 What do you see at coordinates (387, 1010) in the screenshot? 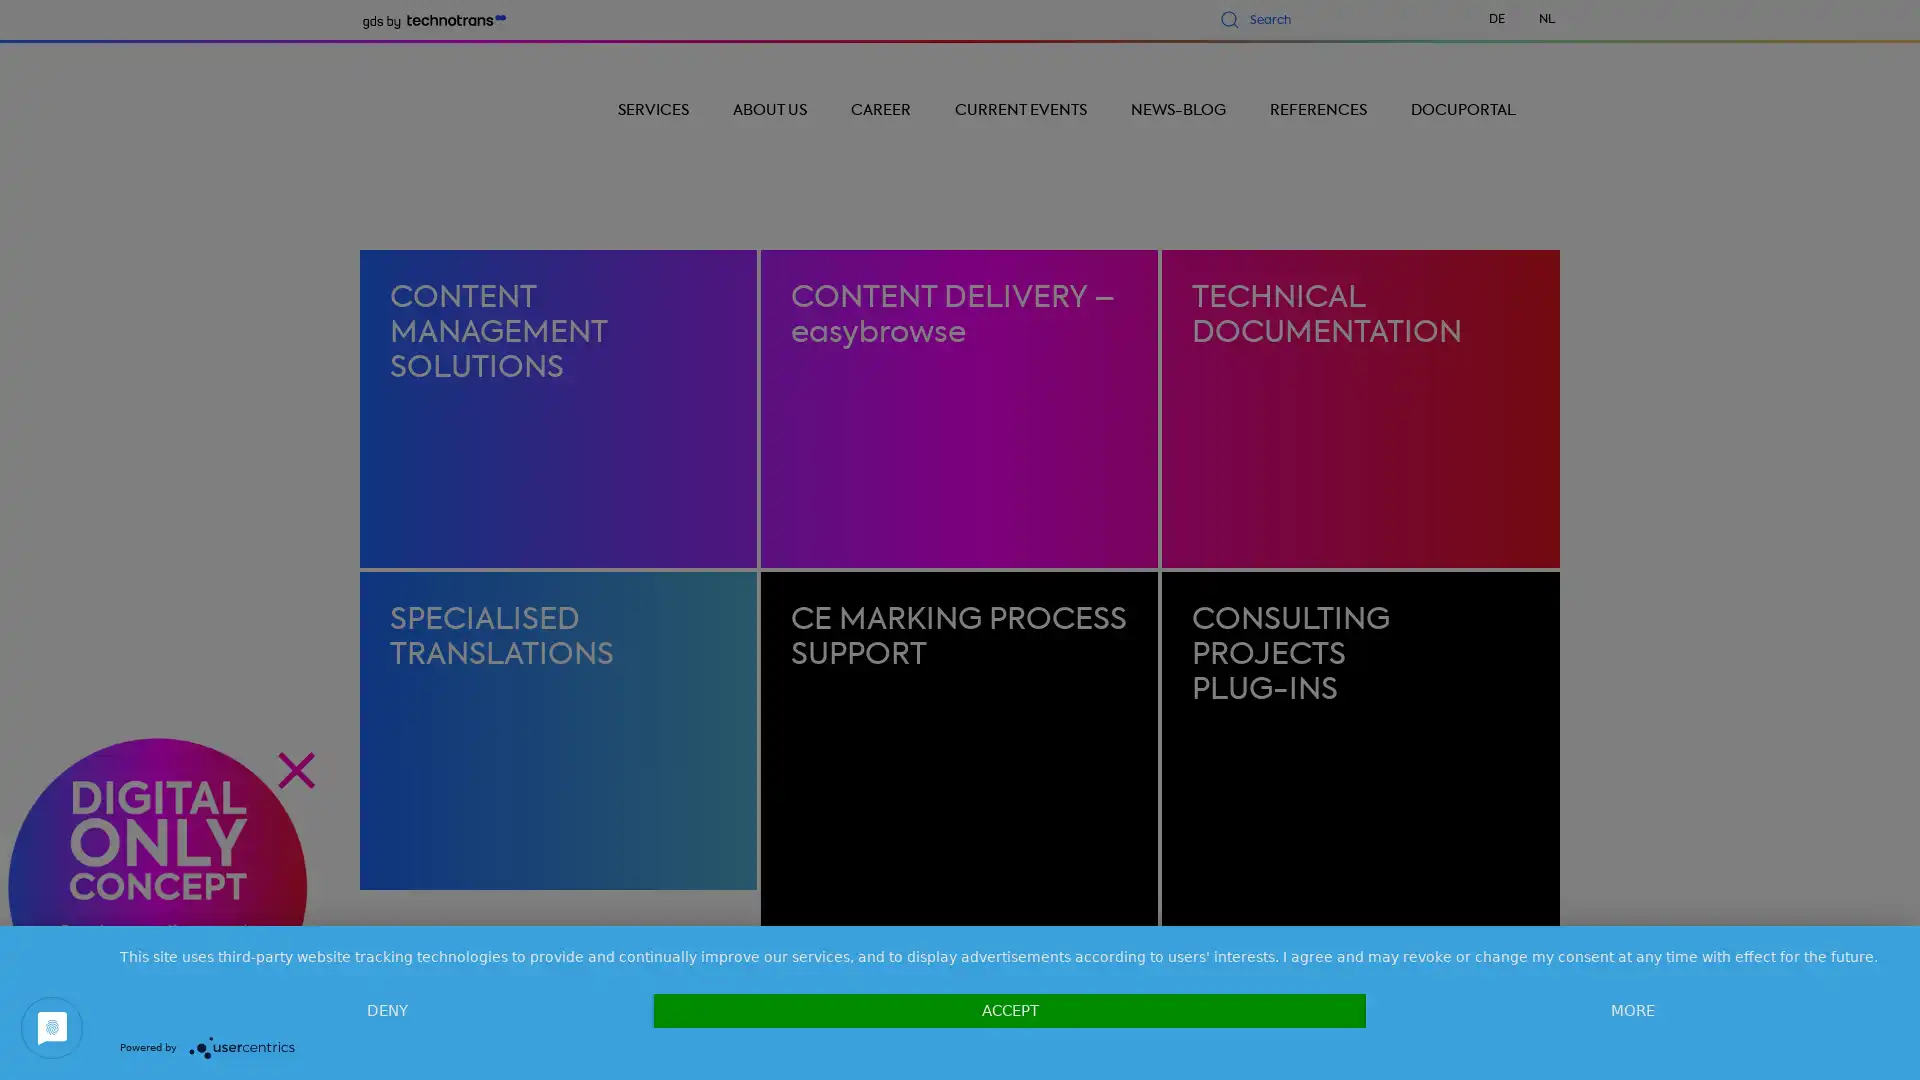
I see `Deny` at bounding box center [387, 1010].